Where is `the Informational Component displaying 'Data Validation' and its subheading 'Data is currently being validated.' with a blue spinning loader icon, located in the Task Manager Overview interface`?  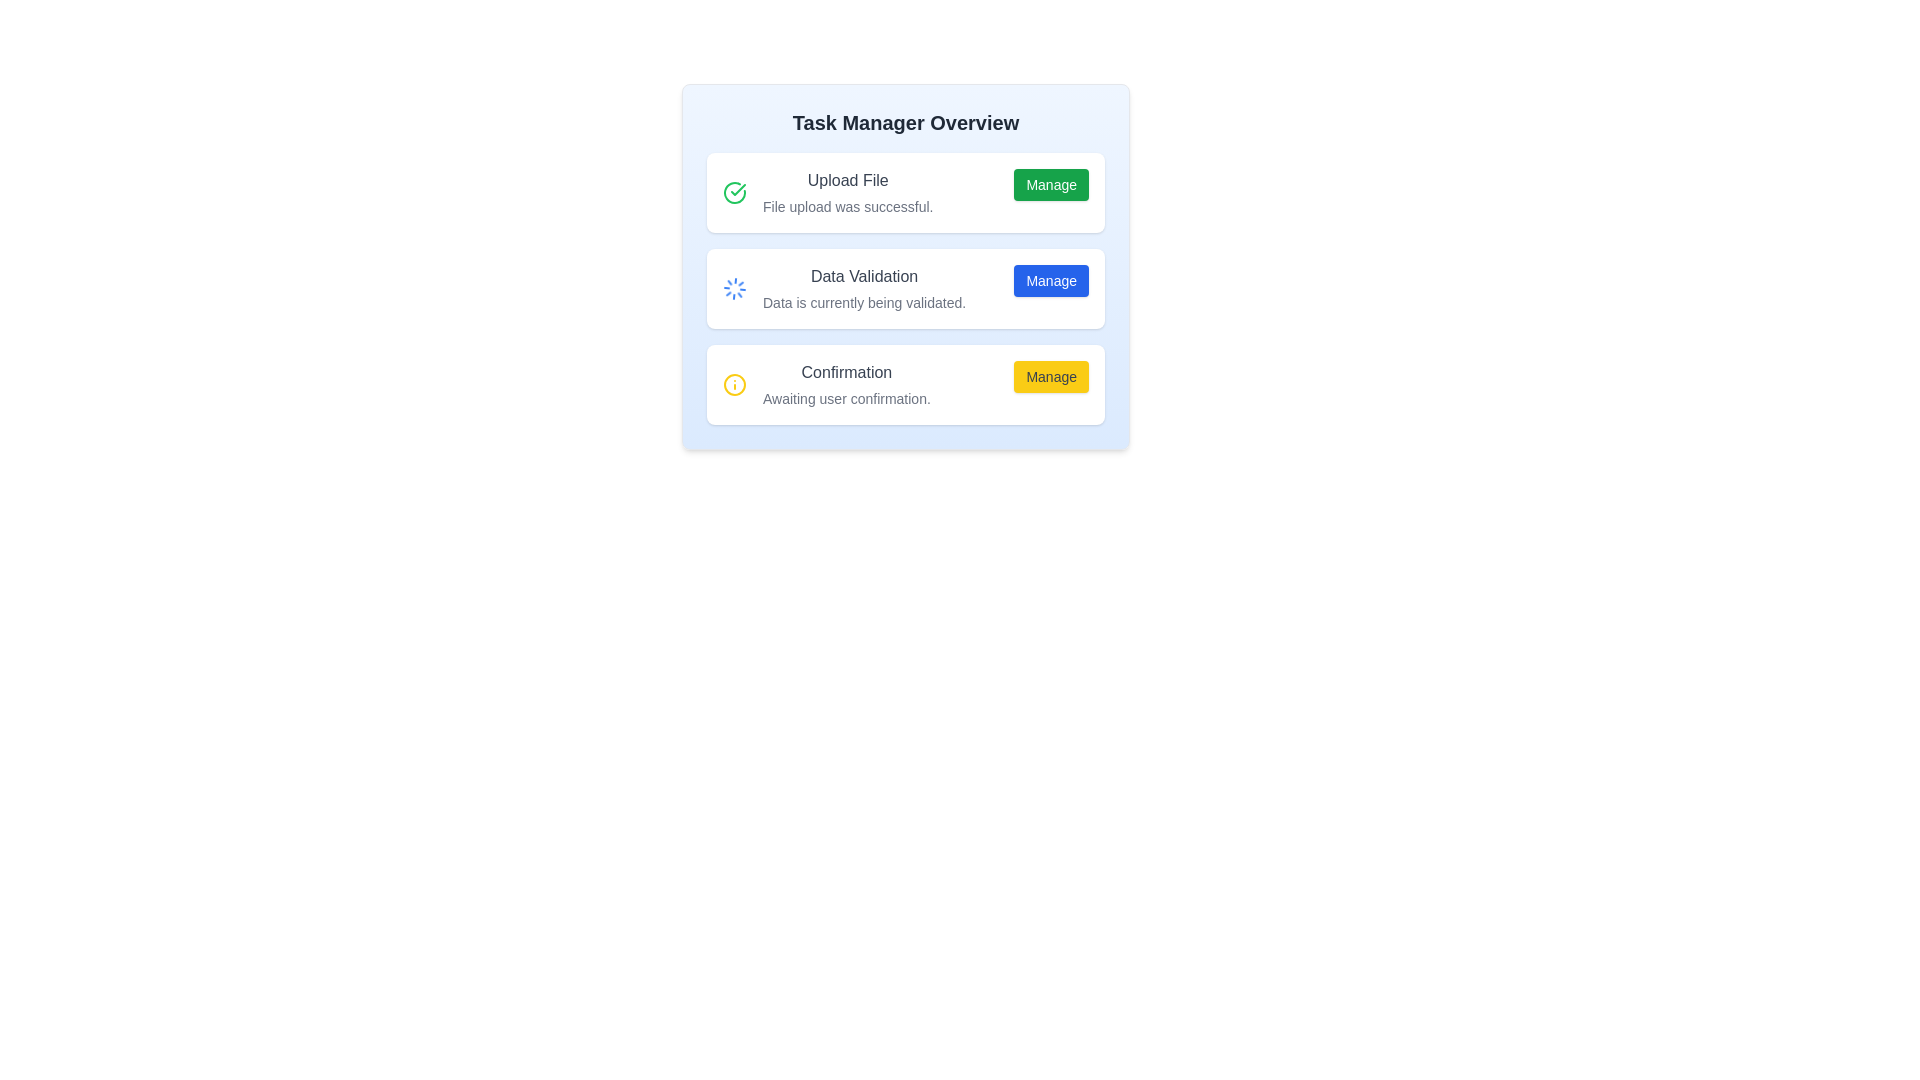 the Informational Component displaying 'Data Validation' and its subheading 'Data is currently being validated.' with a blue spinning loader icon, located in the Task Manager Overview interface is located at coordinates (844, 289).